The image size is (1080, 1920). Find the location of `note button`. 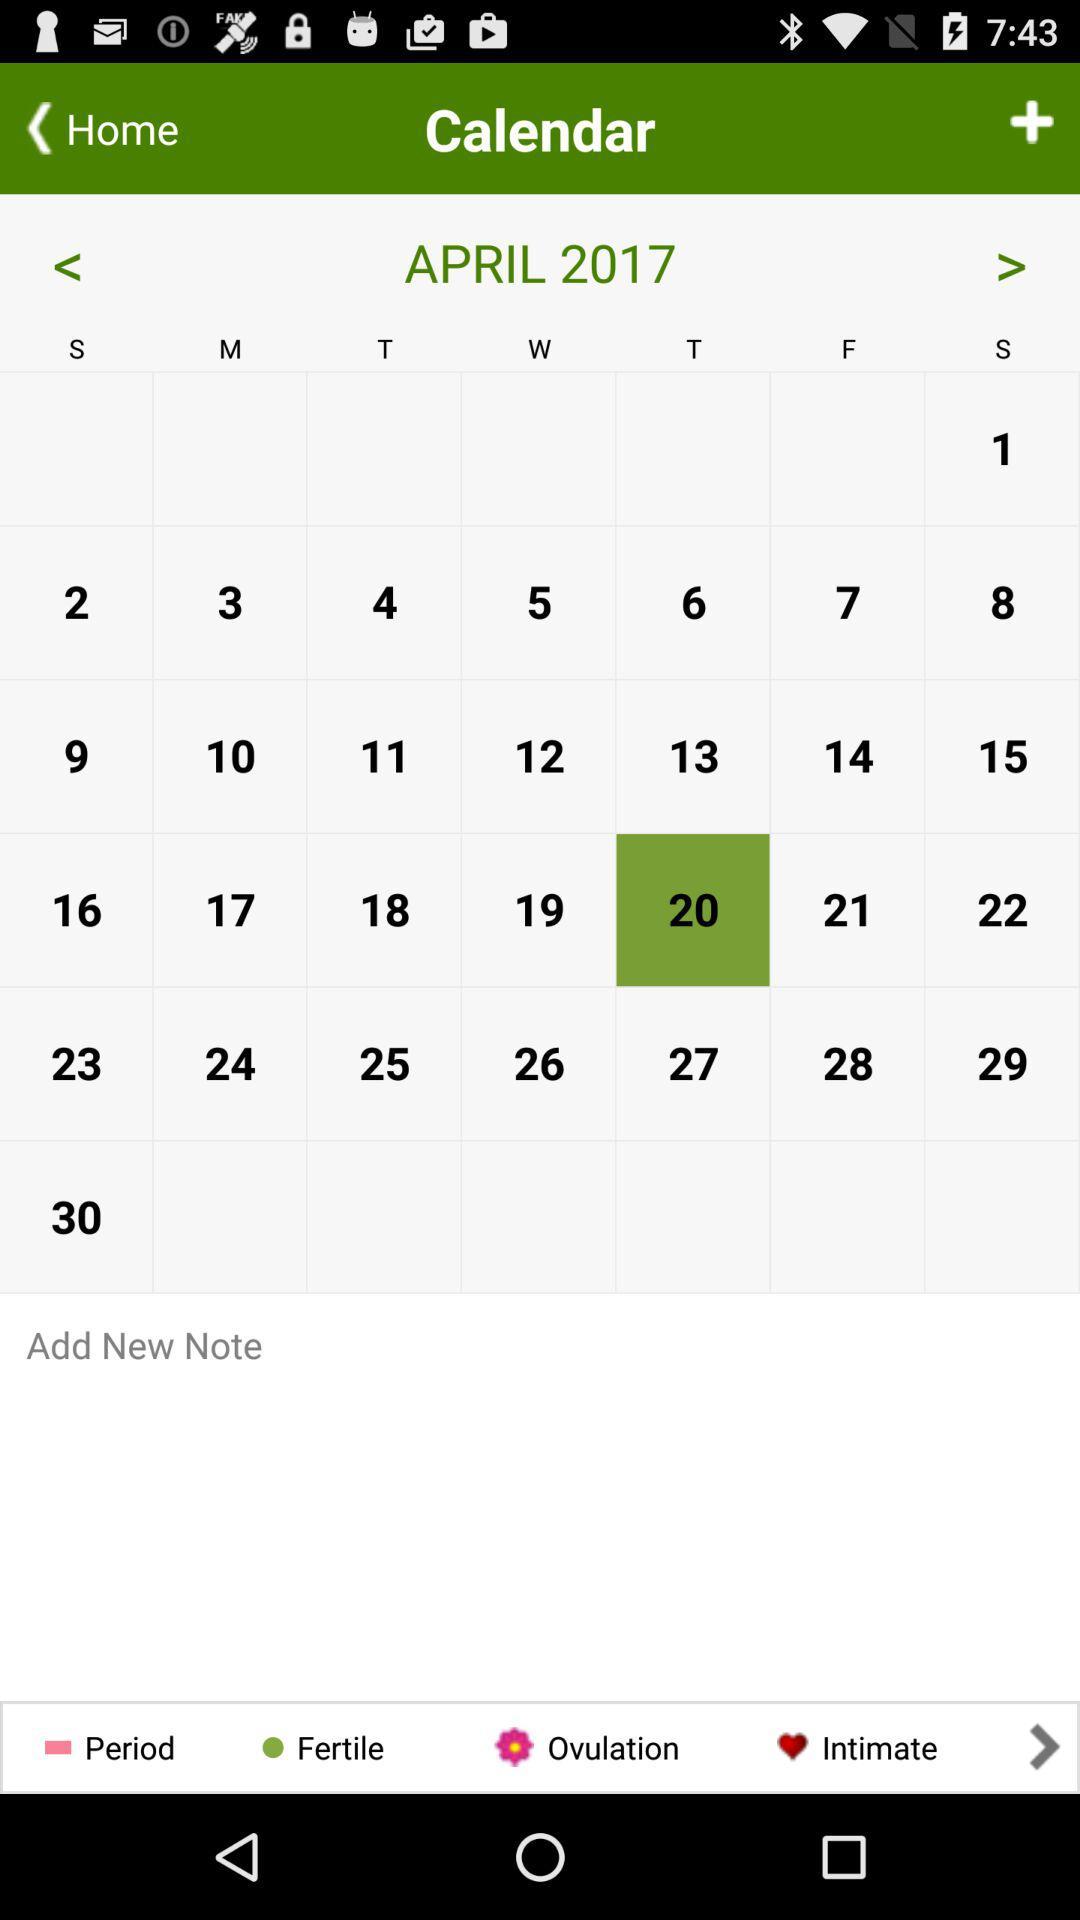

note button is located at coordinates (540, 1344).